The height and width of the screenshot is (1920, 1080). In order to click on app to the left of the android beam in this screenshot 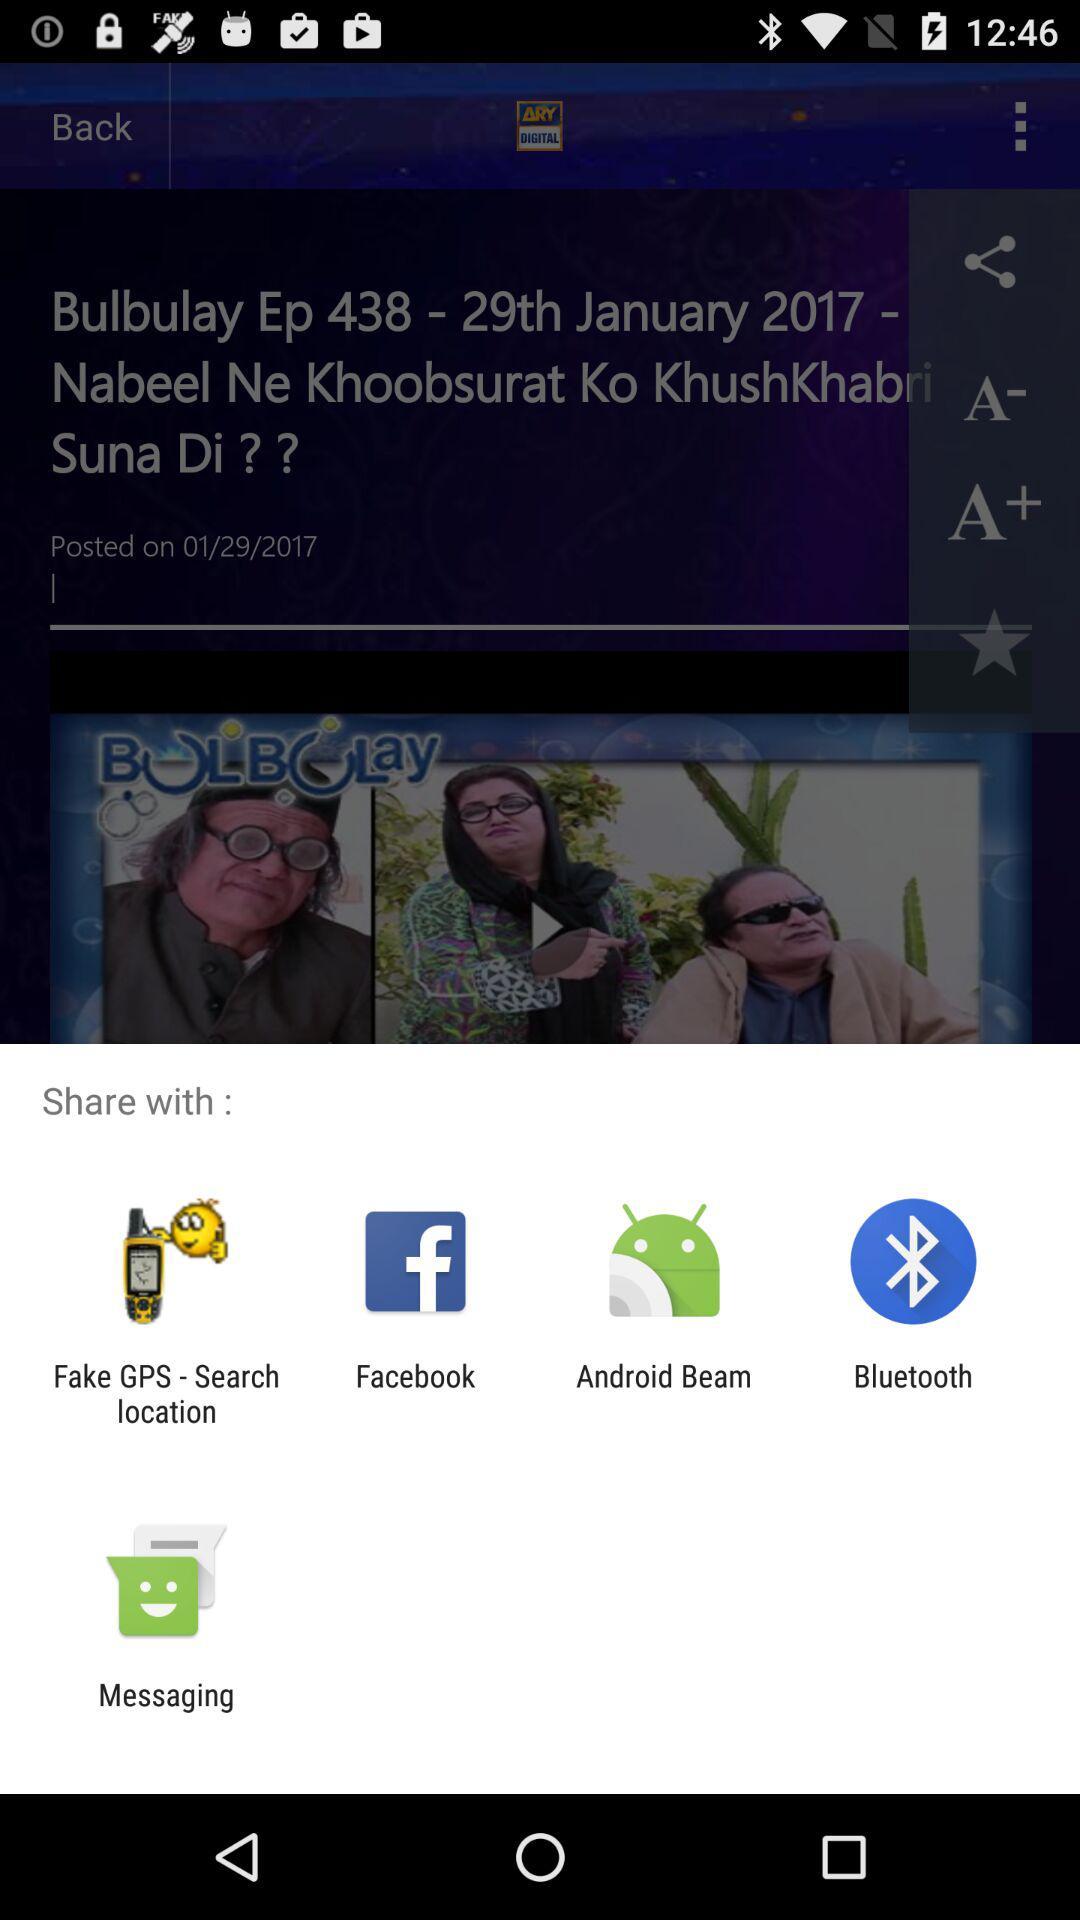, I will do `click(414, 1392)`.